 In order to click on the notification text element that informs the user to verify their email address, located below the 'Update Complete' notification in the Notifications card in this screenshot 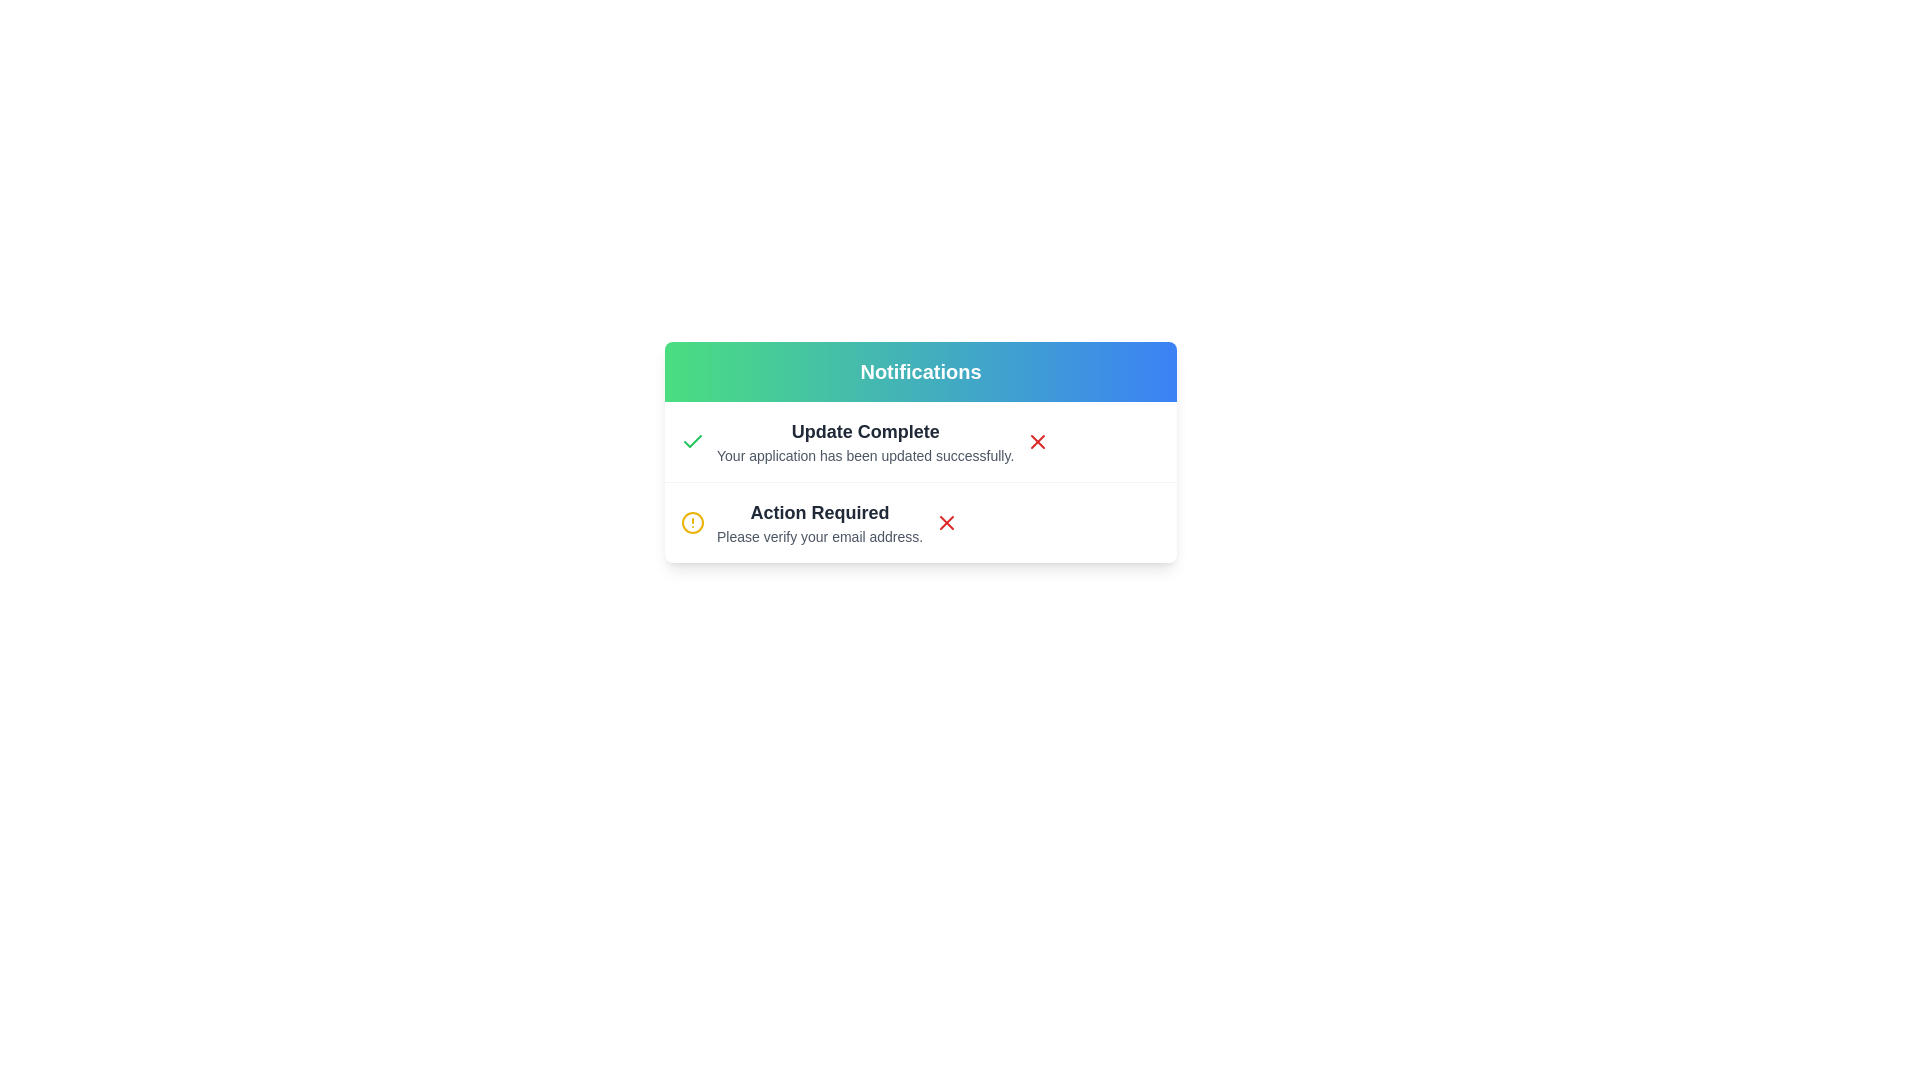, I will do `click(802, 522)`.